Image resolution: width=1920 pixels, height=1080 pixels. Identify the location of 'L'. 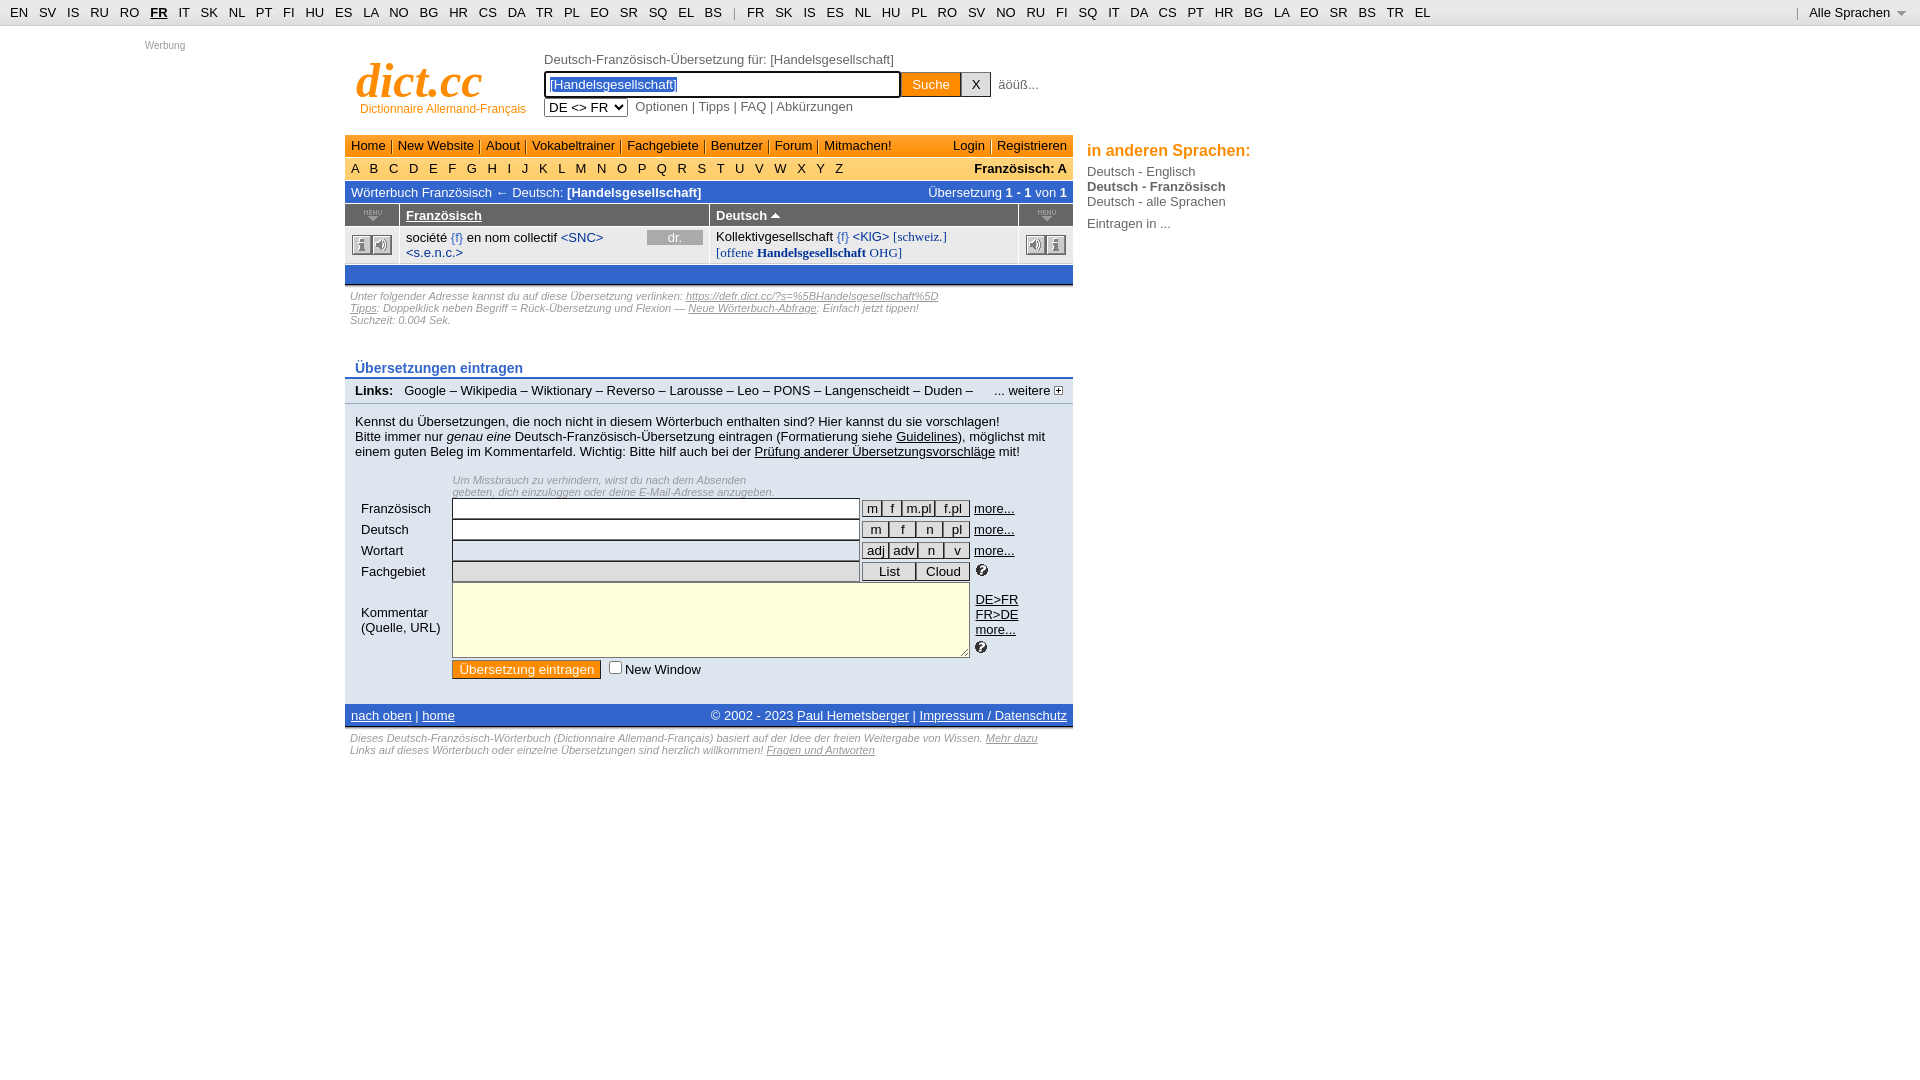
(555, 167).